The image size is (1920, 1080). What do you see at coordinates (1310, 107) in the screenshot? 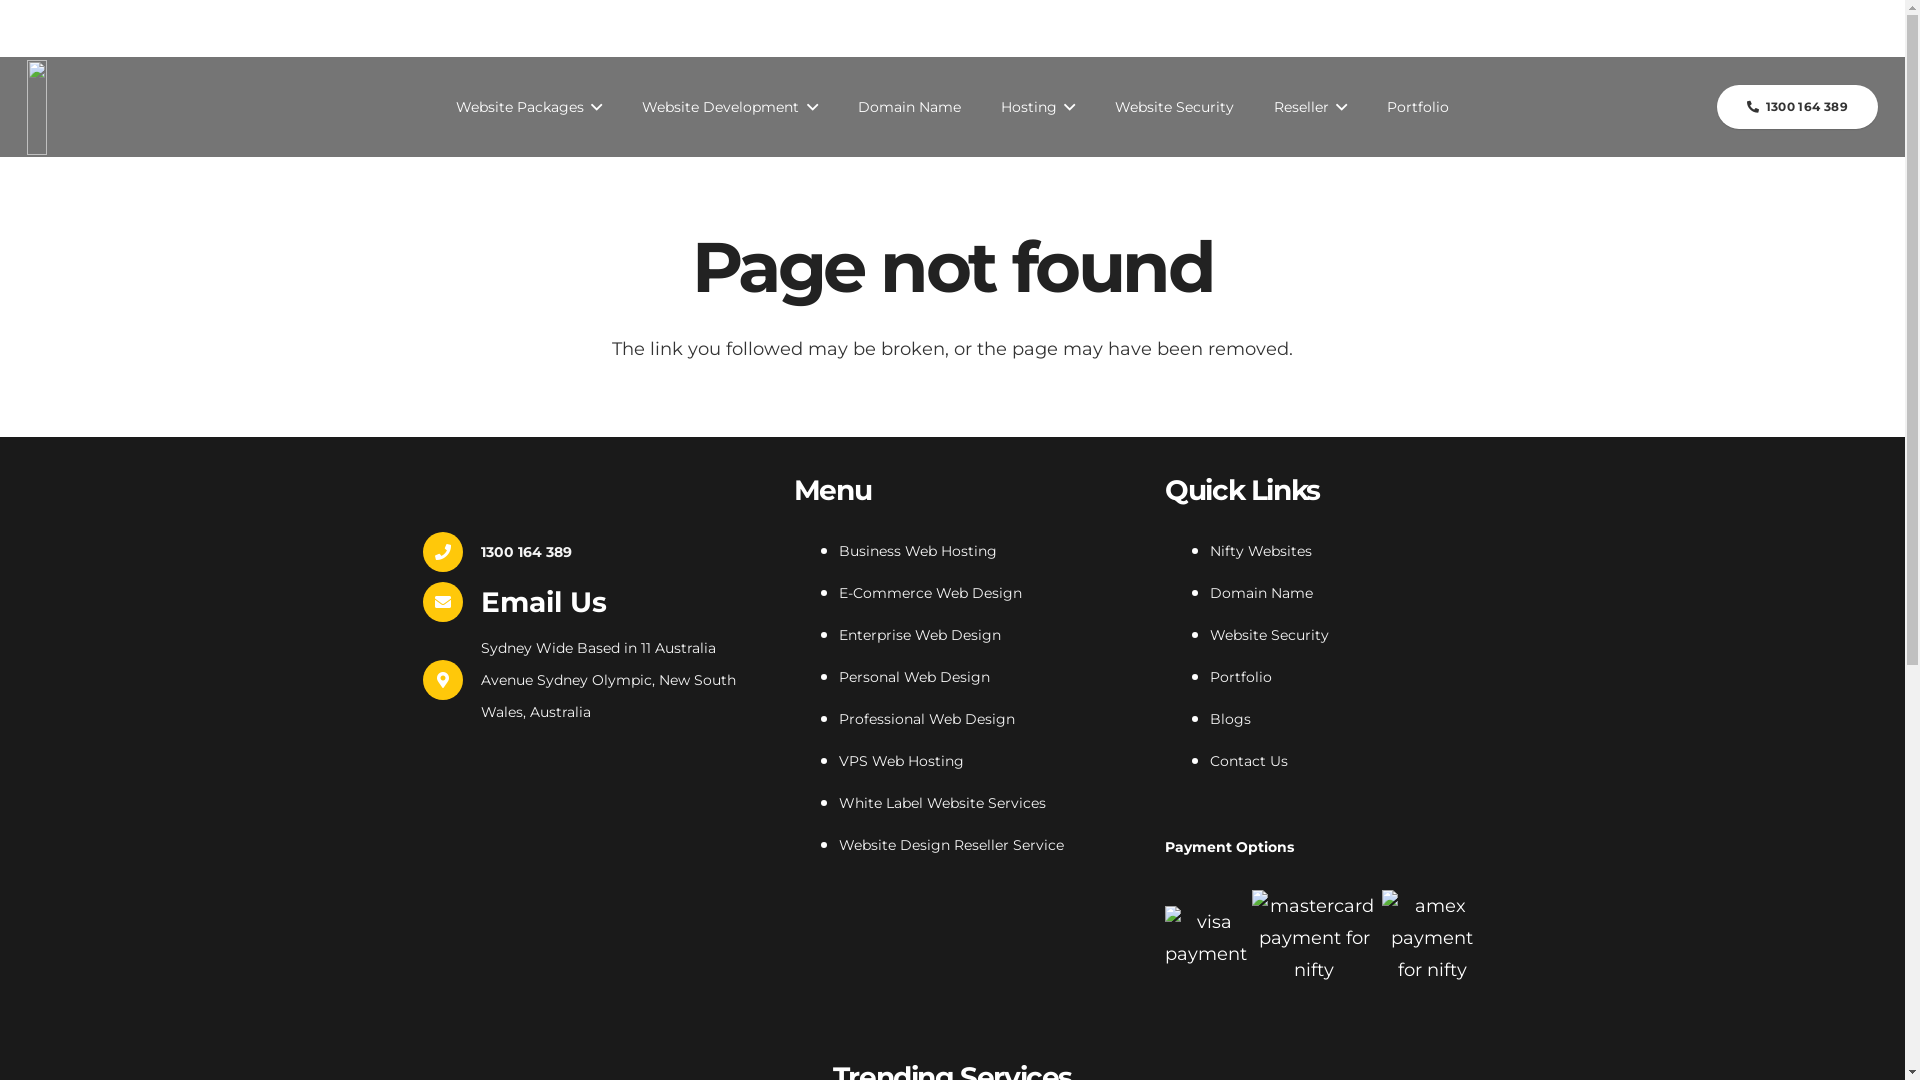
I see `'Reseller'` at bounding box center [1310, 107].